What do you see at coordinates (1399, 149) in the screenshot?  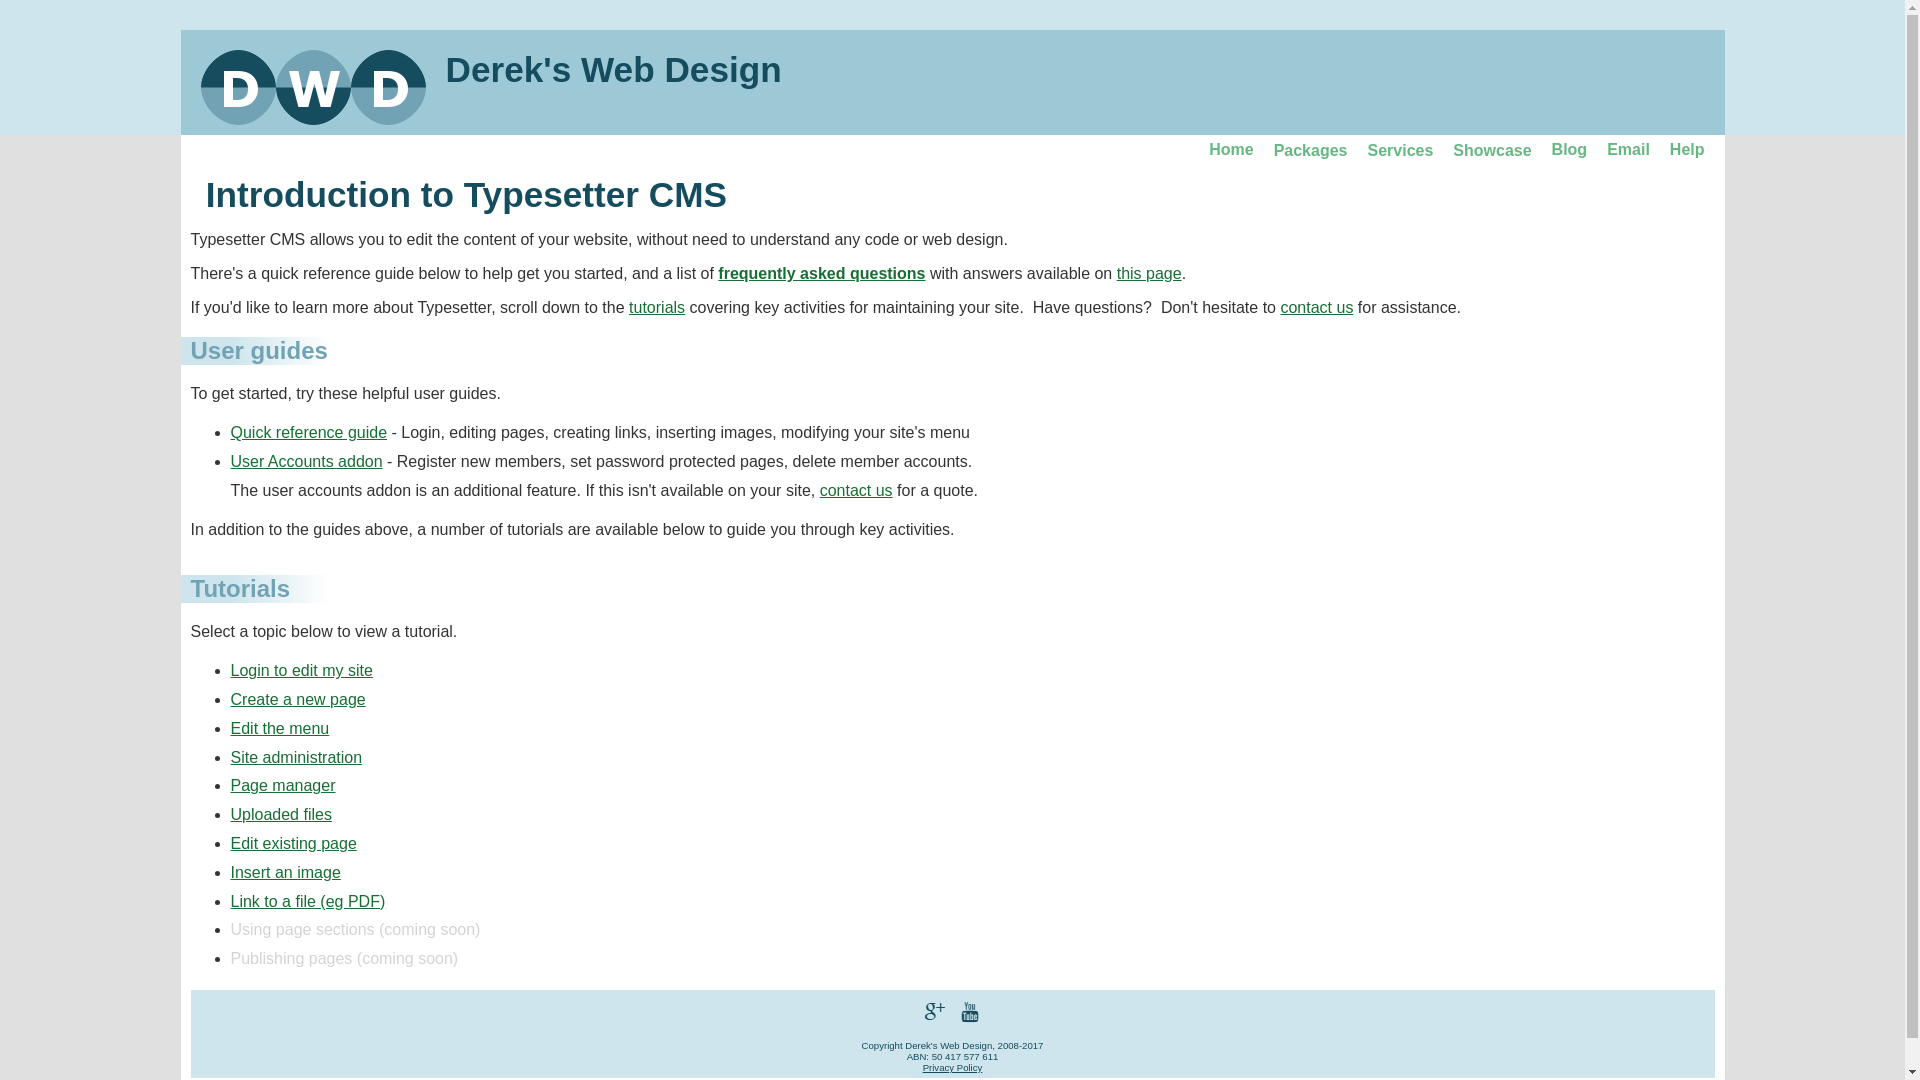 I see `'Services'` at bounding box center [1399, 149].